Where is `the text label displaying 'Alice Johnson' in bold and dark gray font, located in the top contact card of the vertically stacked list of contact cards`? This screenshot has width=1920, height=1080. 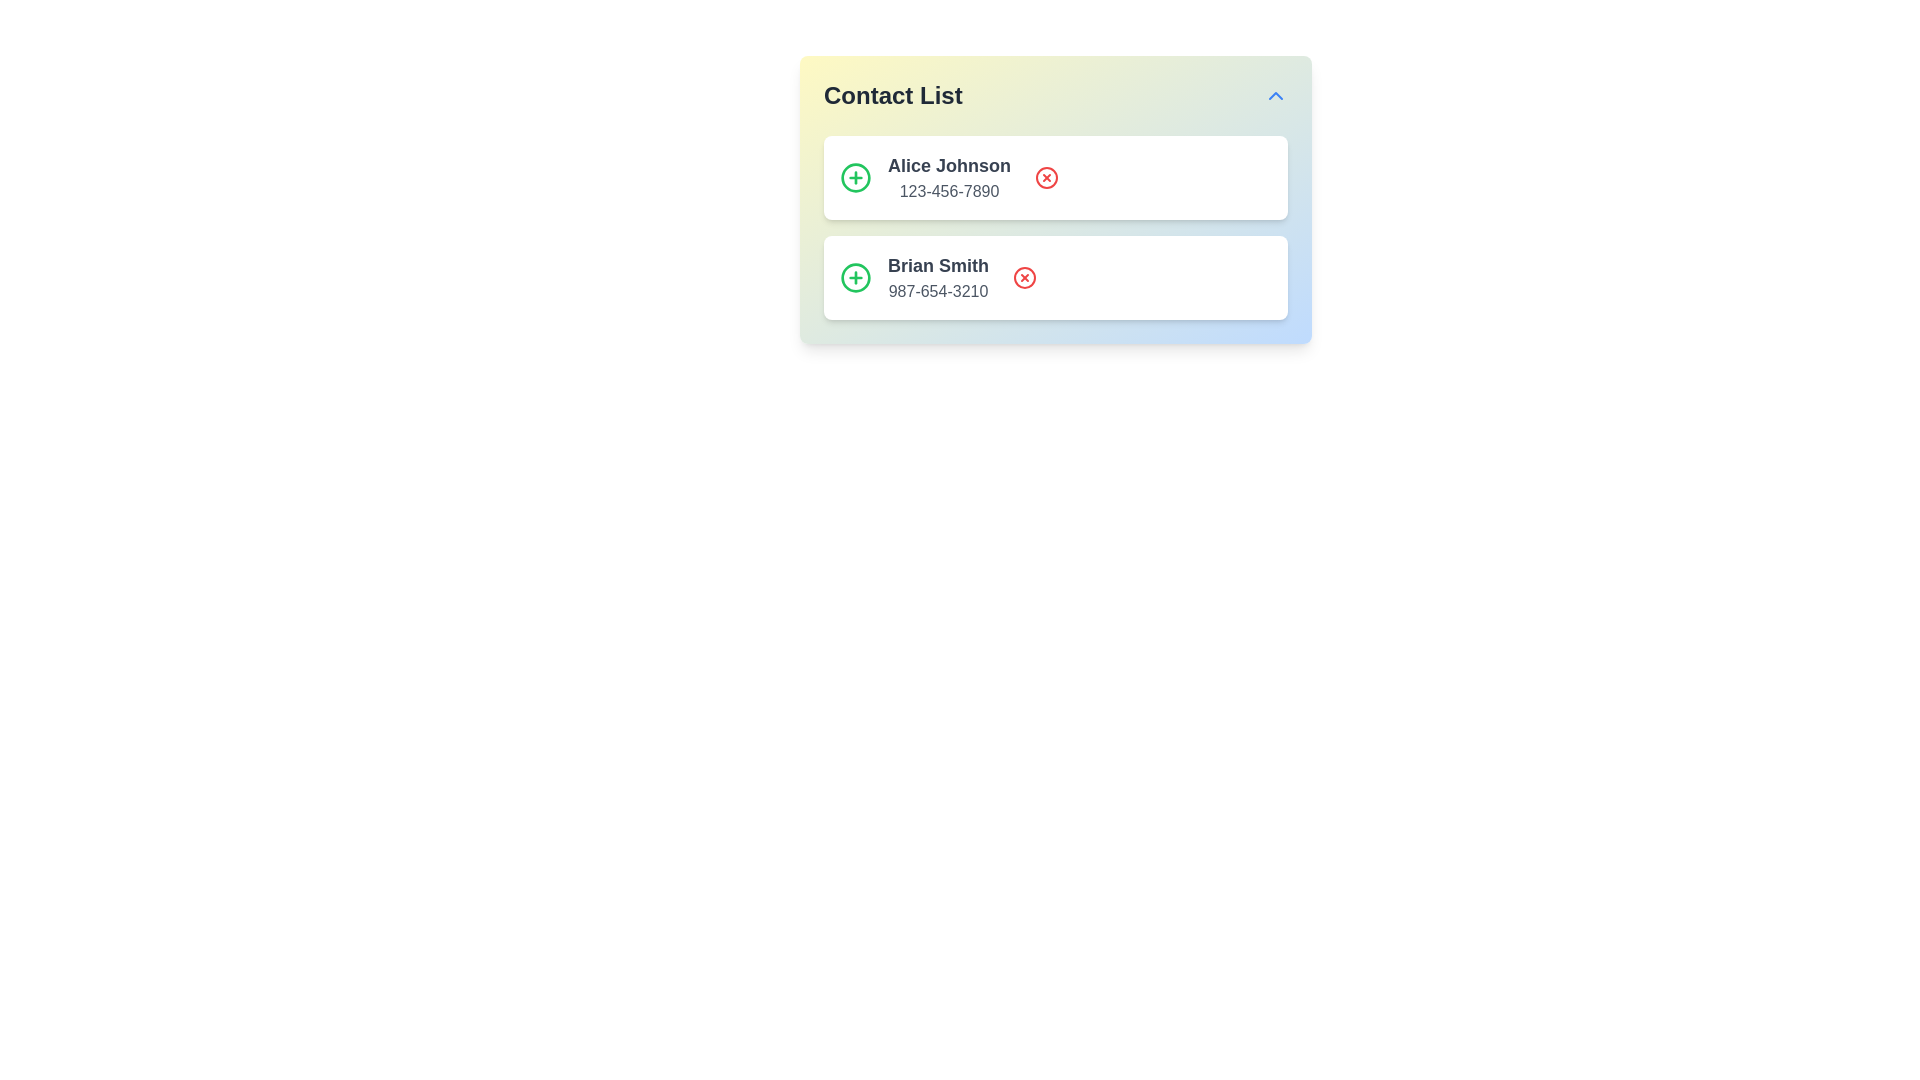
the text label displaying 'Alice Johnson' in bold and dark gray font, located in the top contact card of the vertically stacked list of contact cards is located at coordinates (948, 164).